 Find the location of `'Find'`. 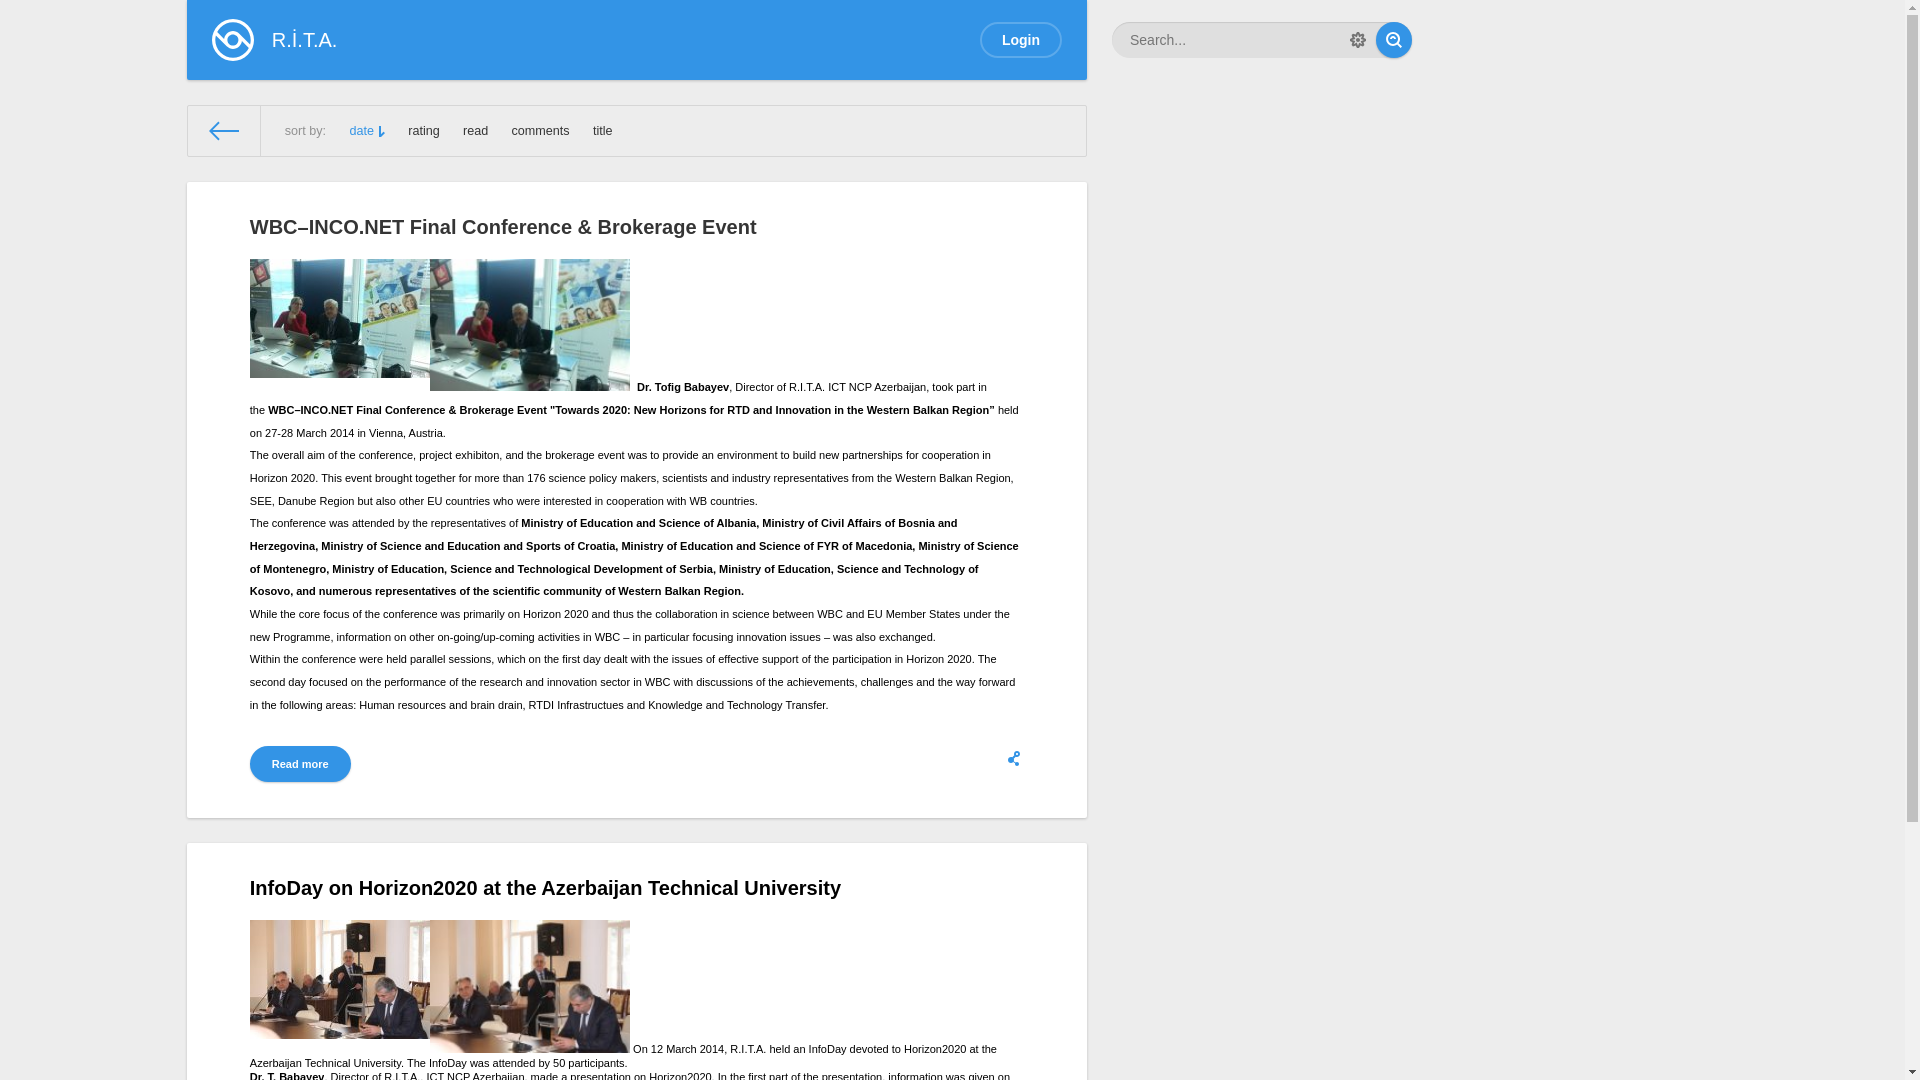

'Find' is located at coordinates (1392, 39).